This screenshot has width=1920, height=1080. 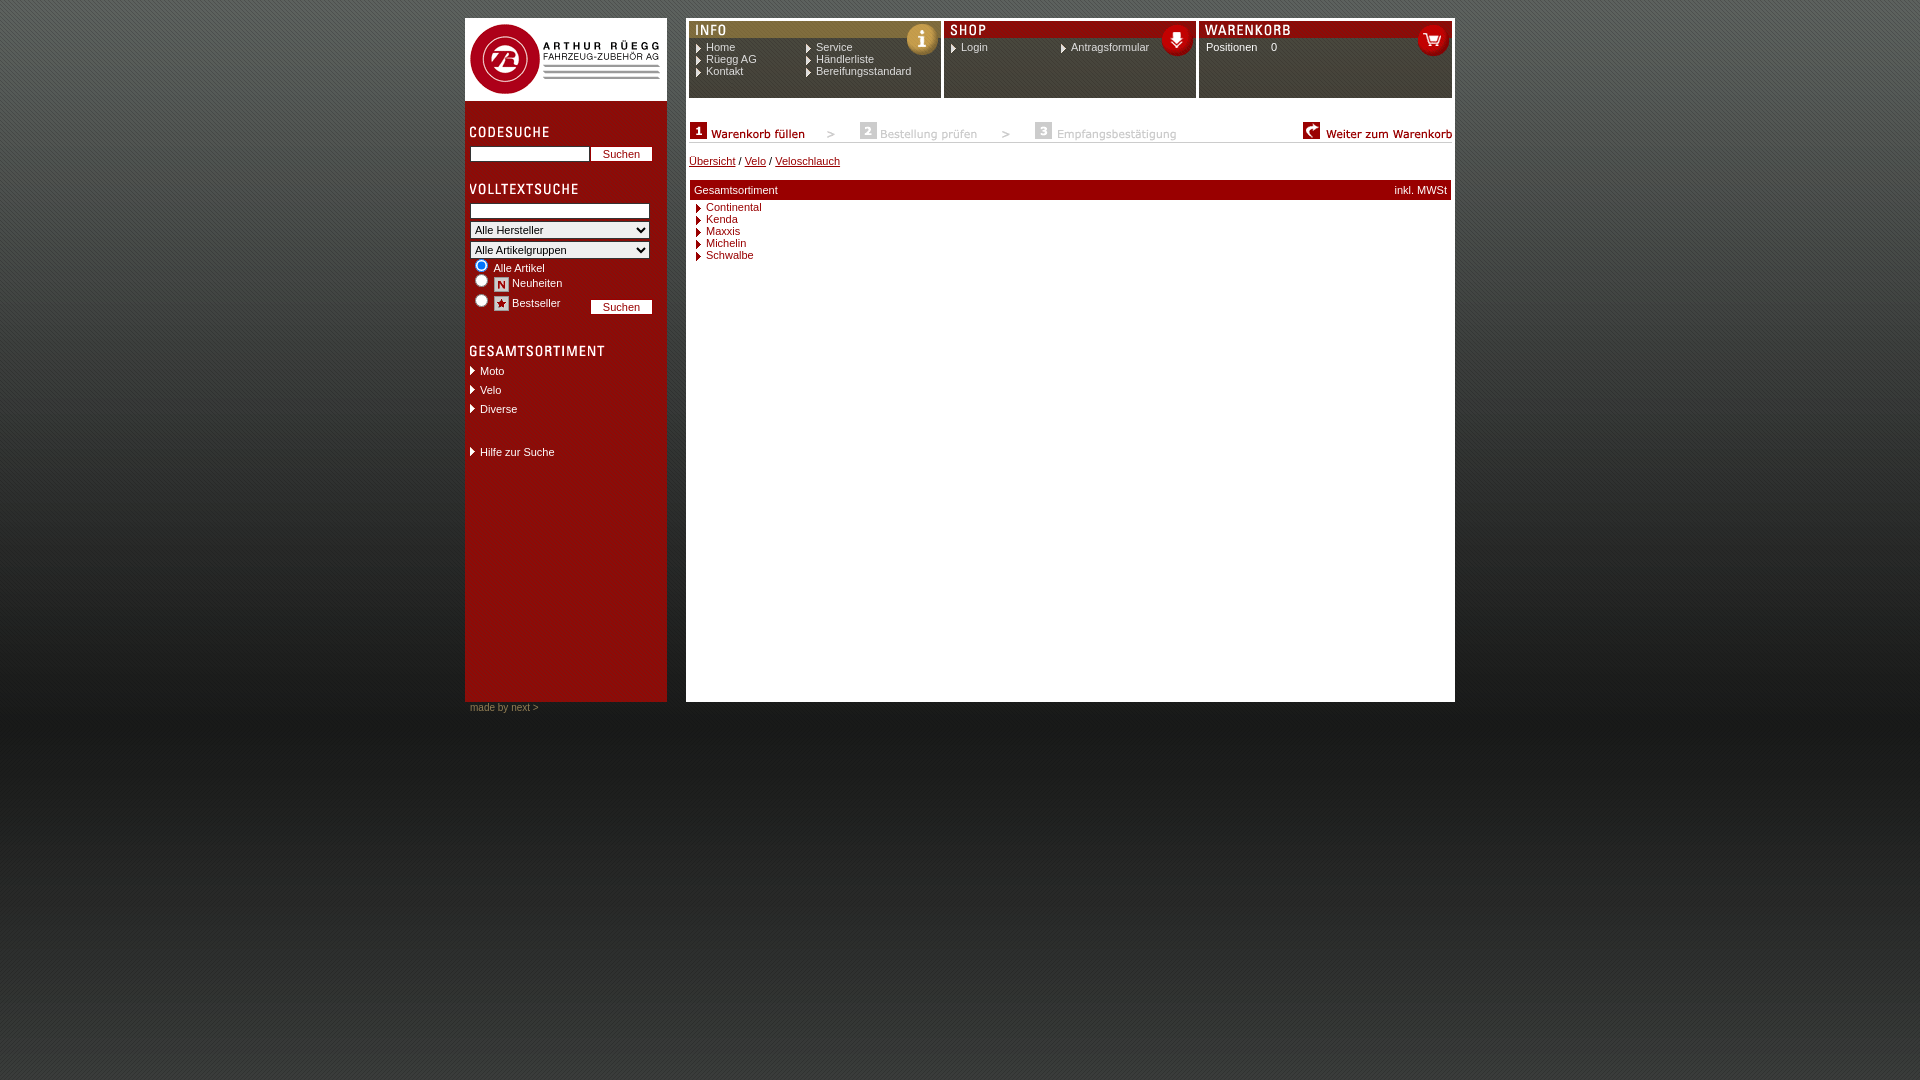 What do you see at coordinates (620, 307) in the screenshot?
I see `'Suchen'` at bounding box center [620, 307].